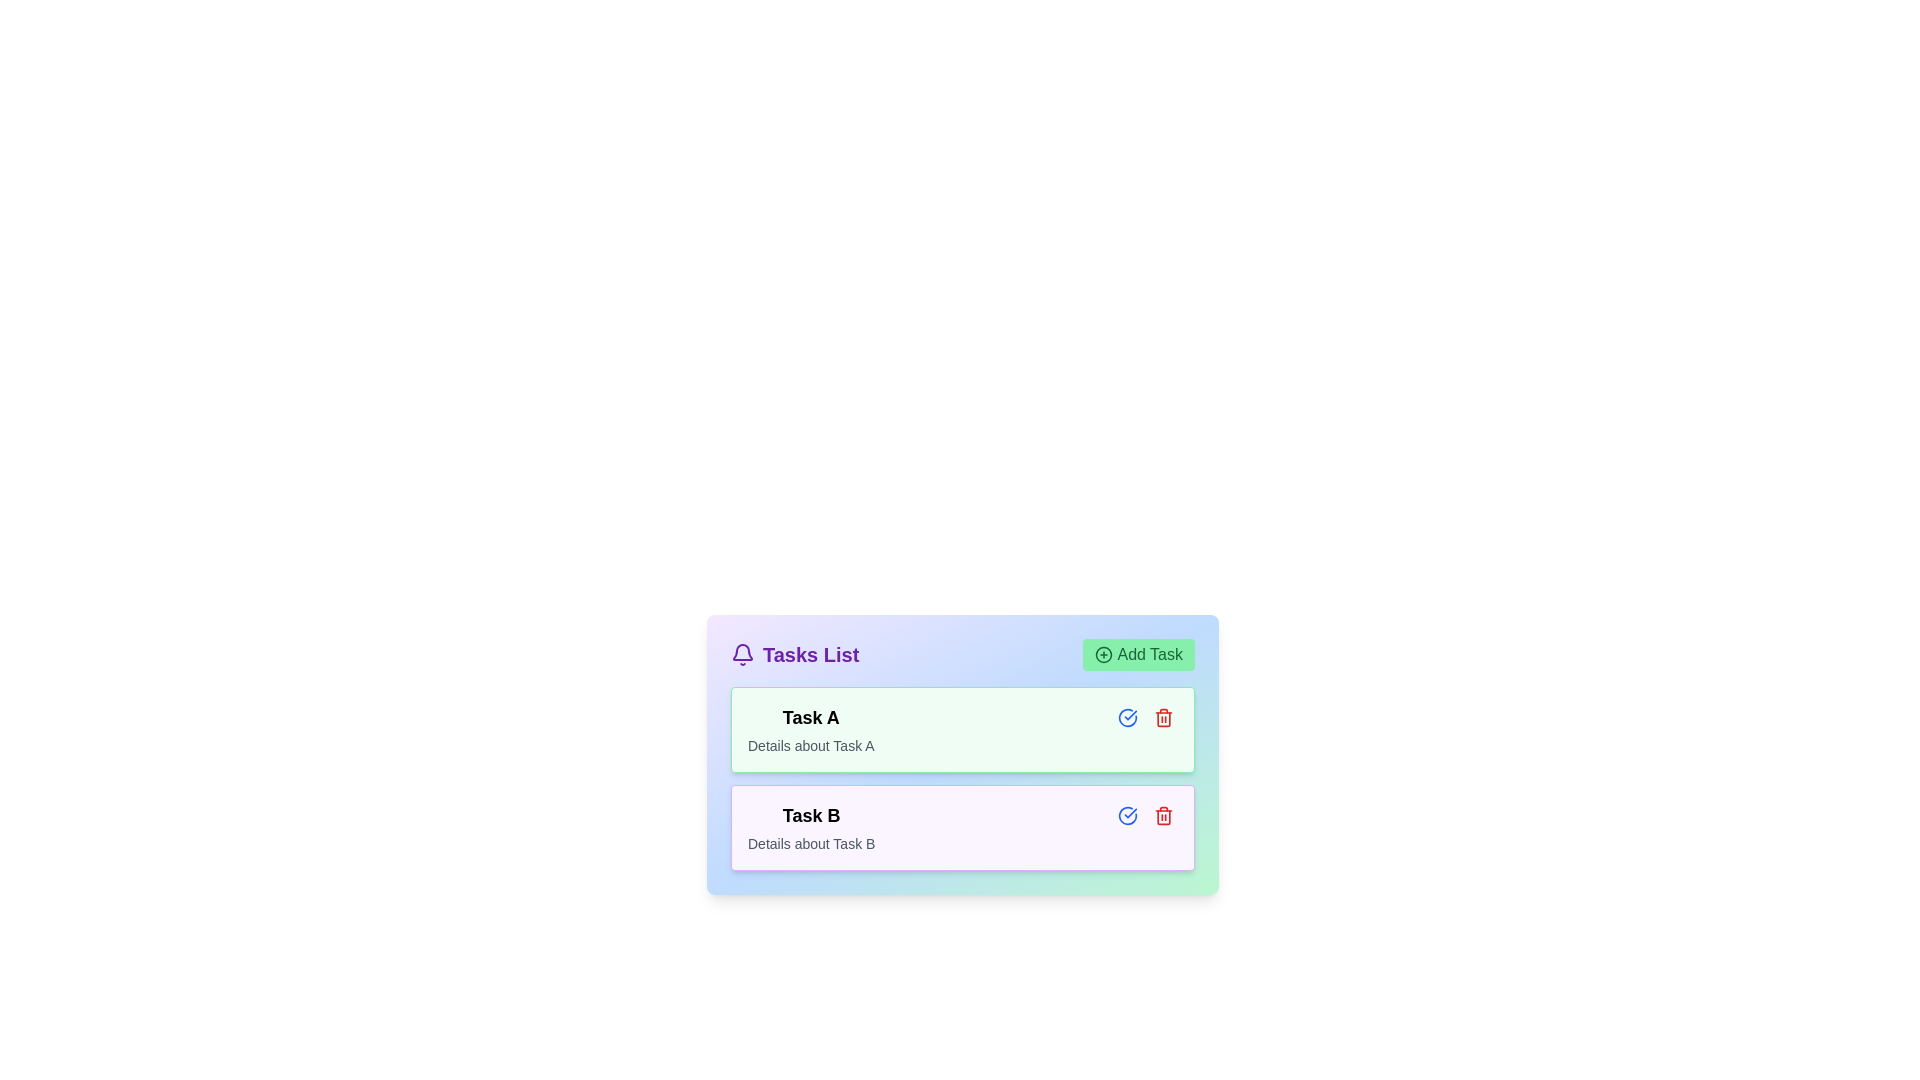 This screenshot has width=1920, height=1080. Describe the element at coordinates (1163, 816) in the screenshot. I see `the red trash can icon button associated with 'Task B'` at that location.